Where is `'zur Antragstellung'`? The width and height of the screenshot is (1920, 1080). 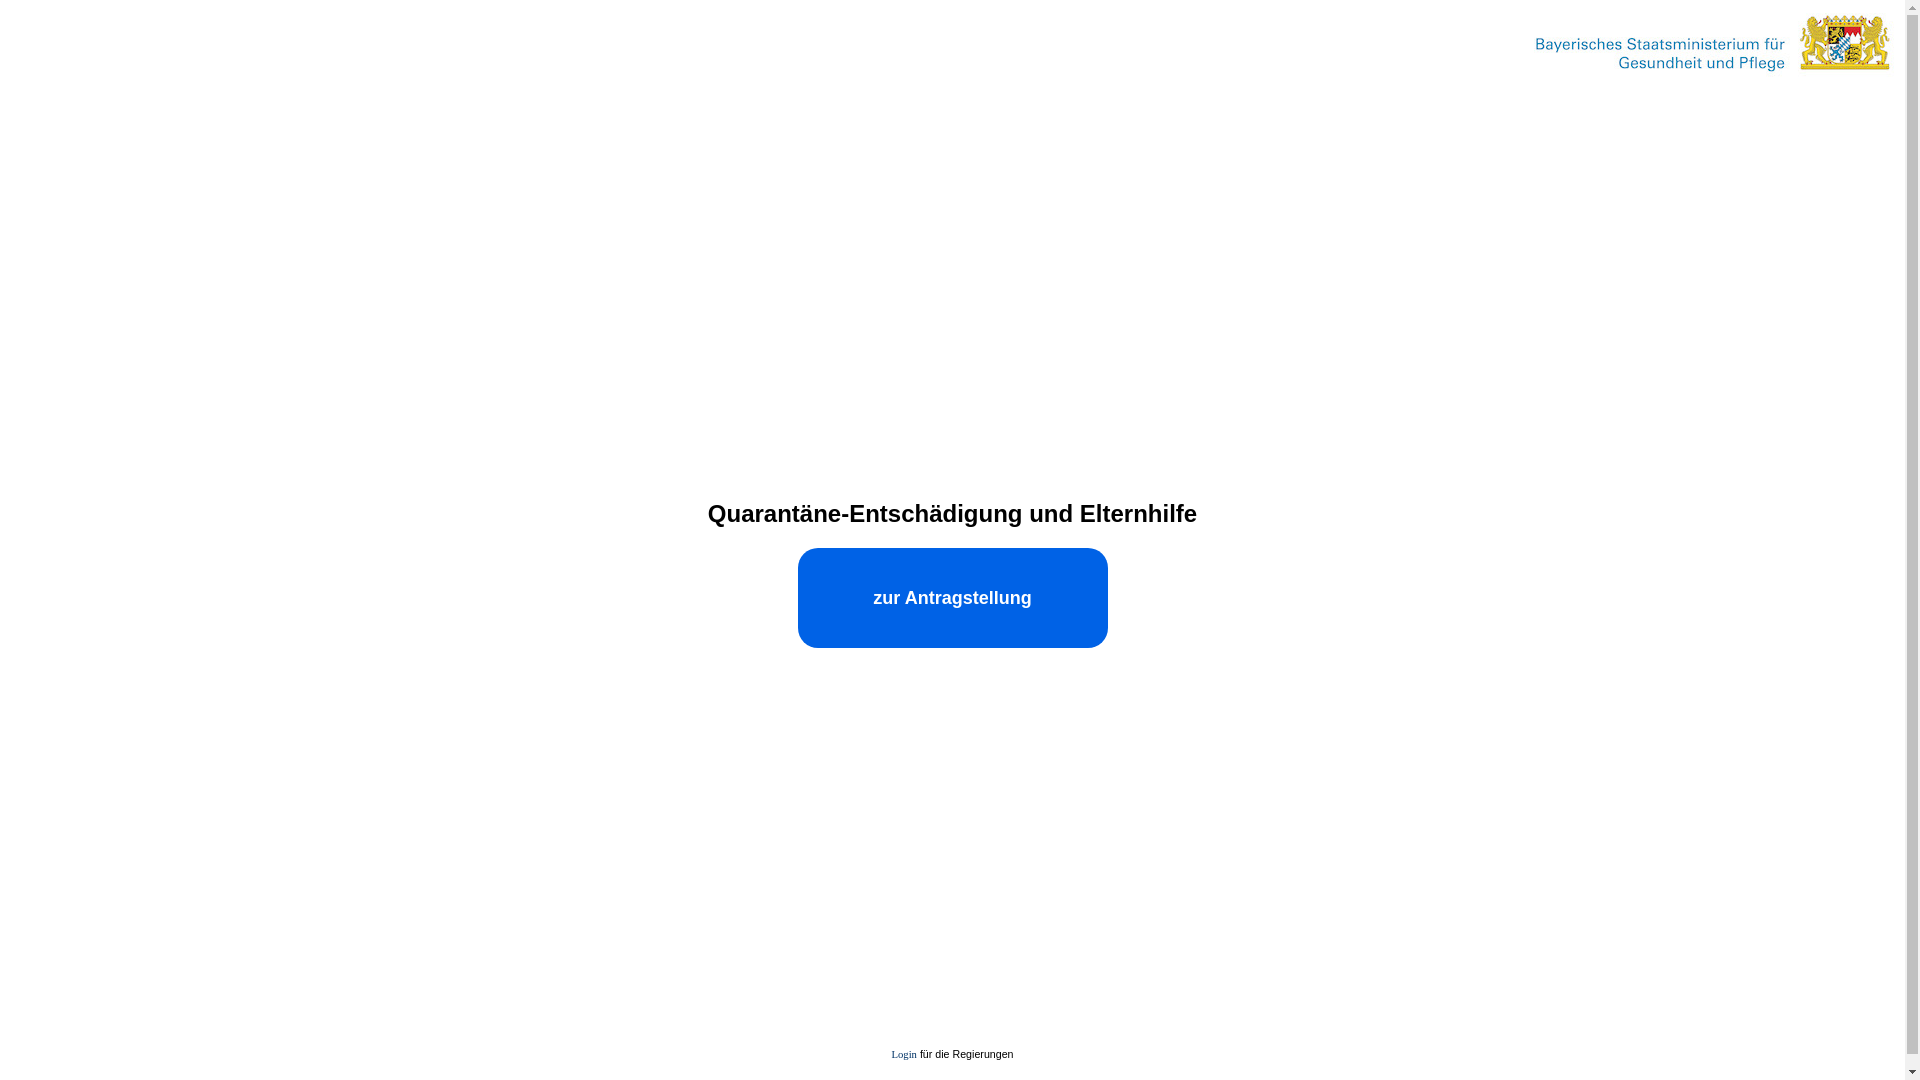
'zur Antragstellung' is located at coordinates (952, 596).